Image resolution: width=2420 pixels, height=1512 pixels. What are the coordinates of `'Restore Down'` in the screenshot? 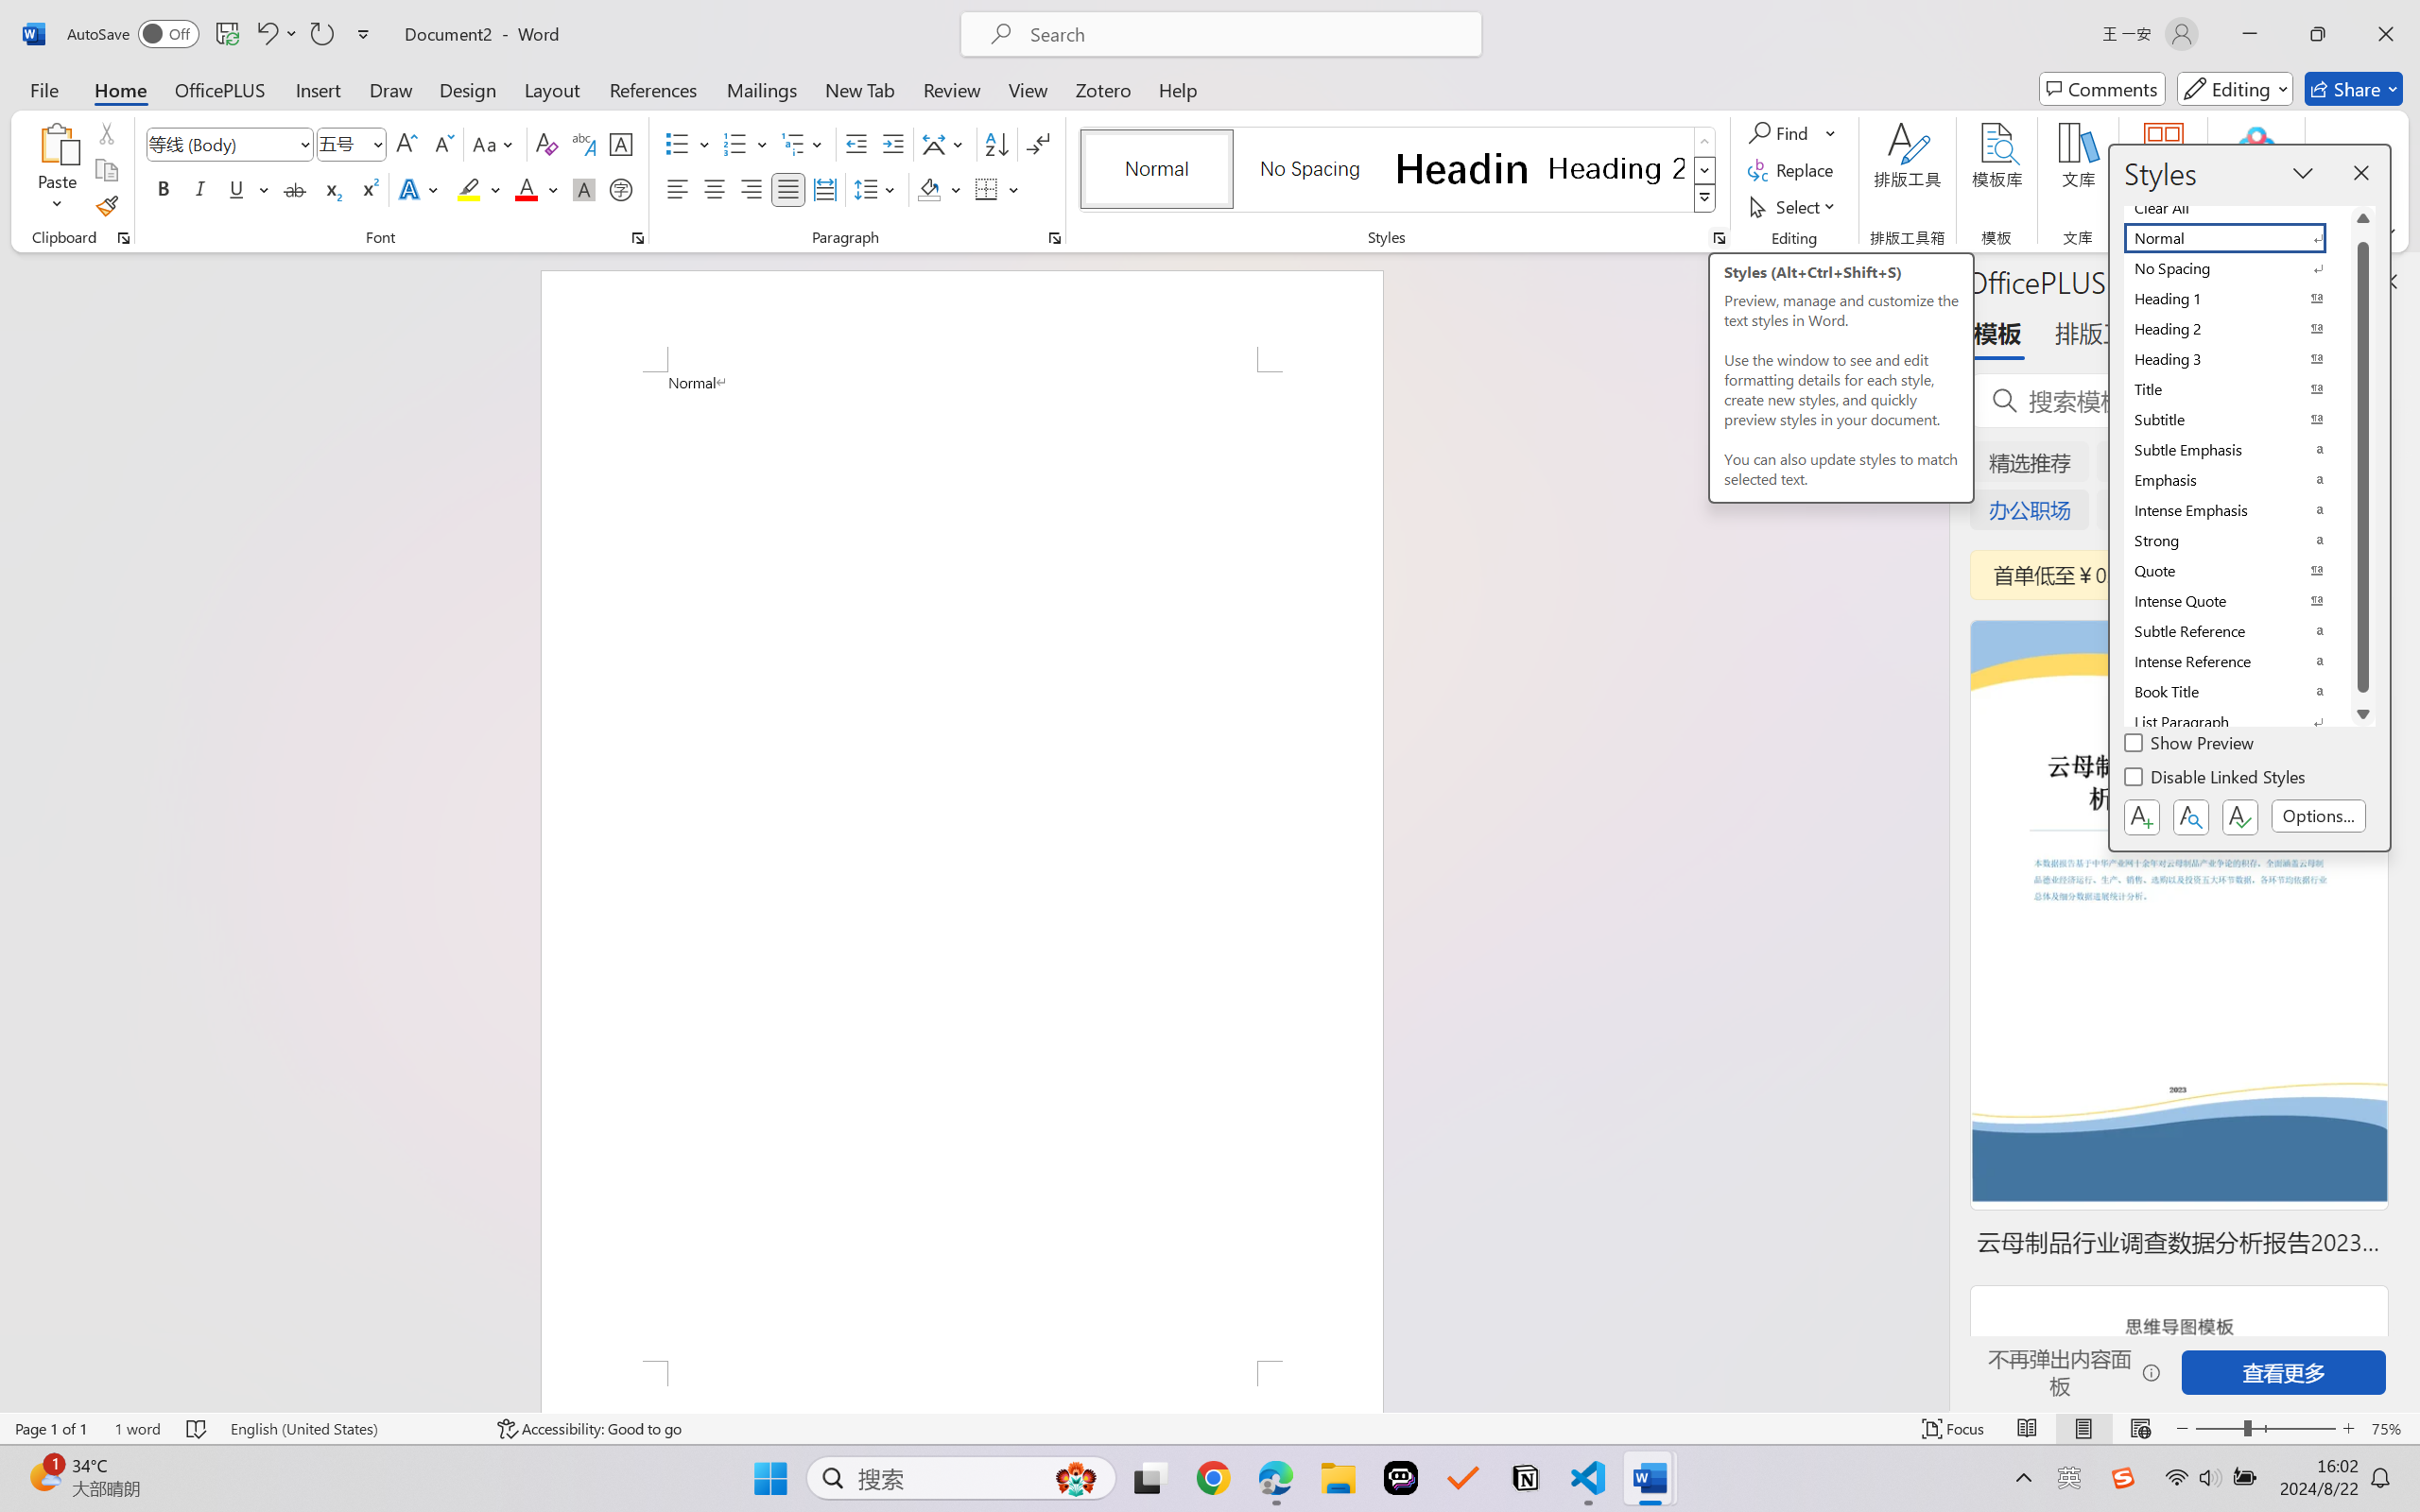 It's located at (2318, 33).